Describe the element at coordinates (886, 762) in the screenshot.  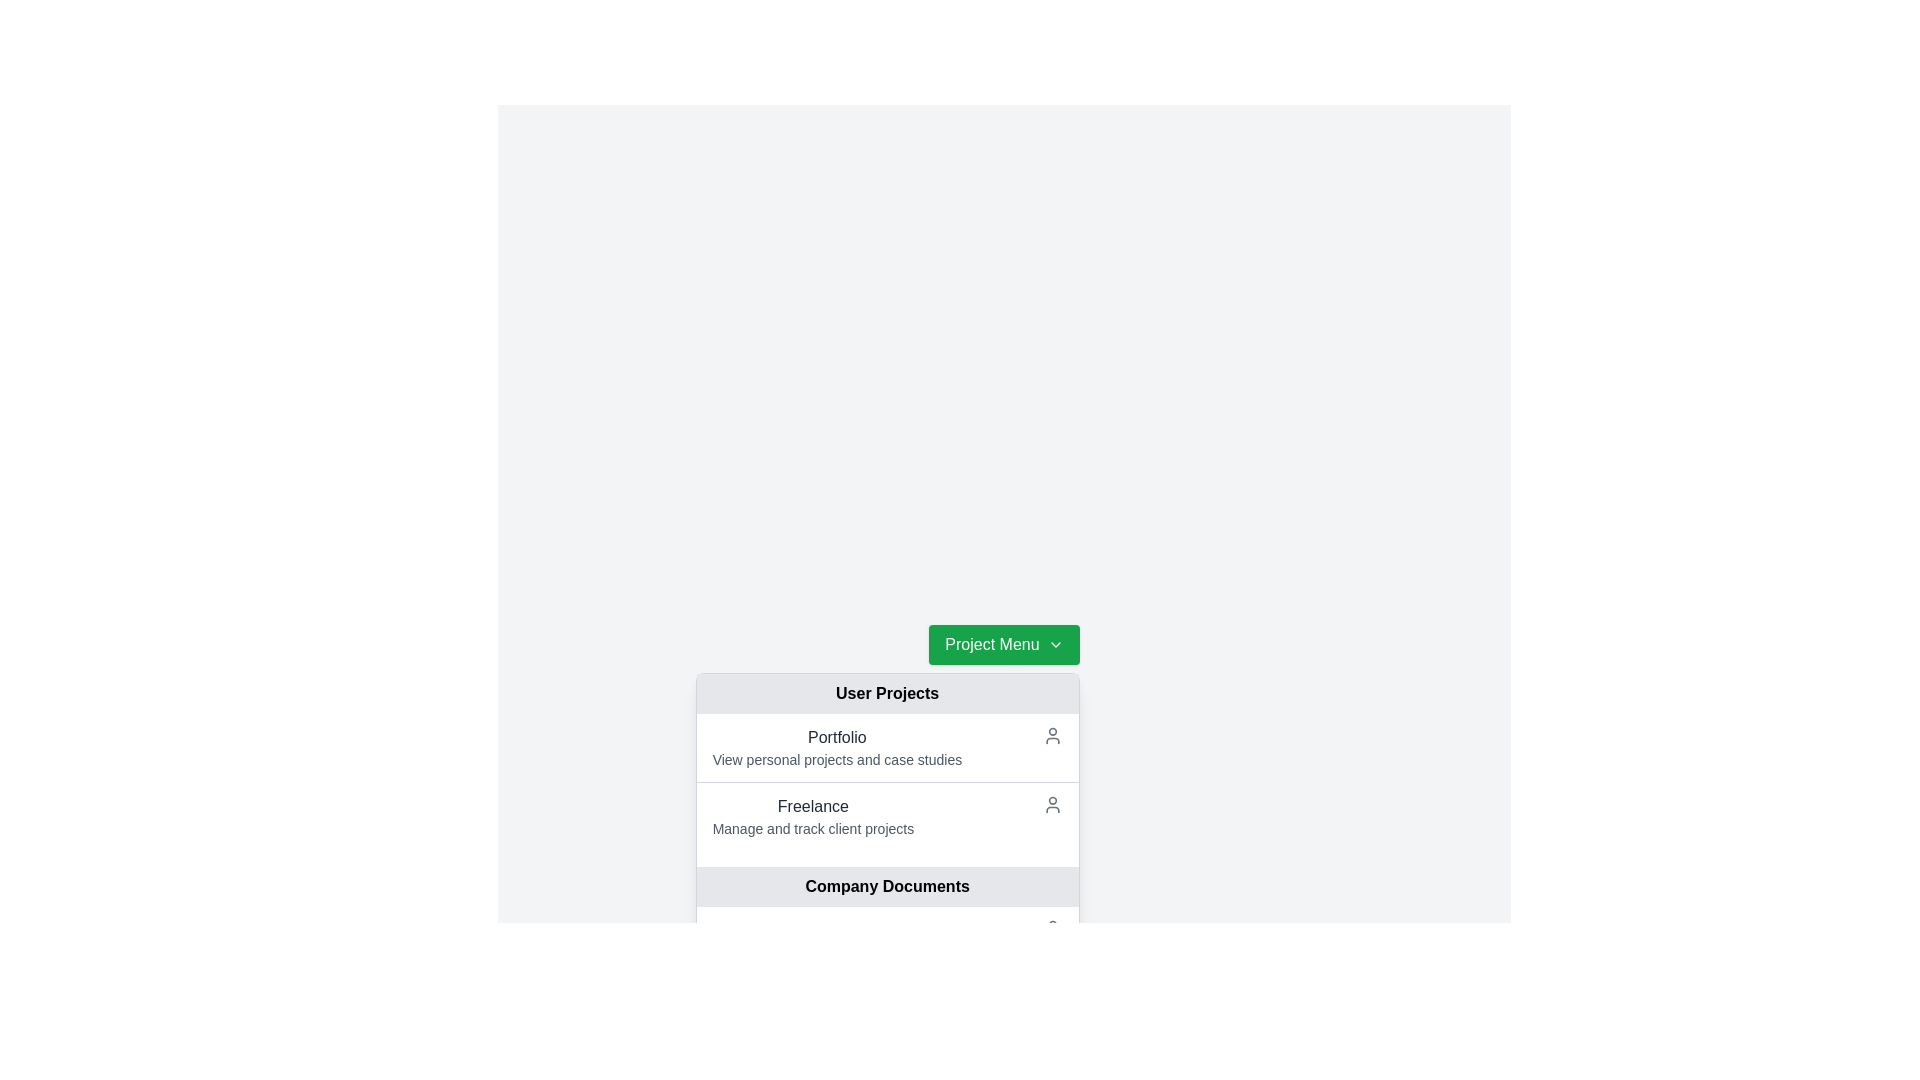
I see `the 'Portfolio' subsection header within the 'Project Menu' dropdown` at that location.